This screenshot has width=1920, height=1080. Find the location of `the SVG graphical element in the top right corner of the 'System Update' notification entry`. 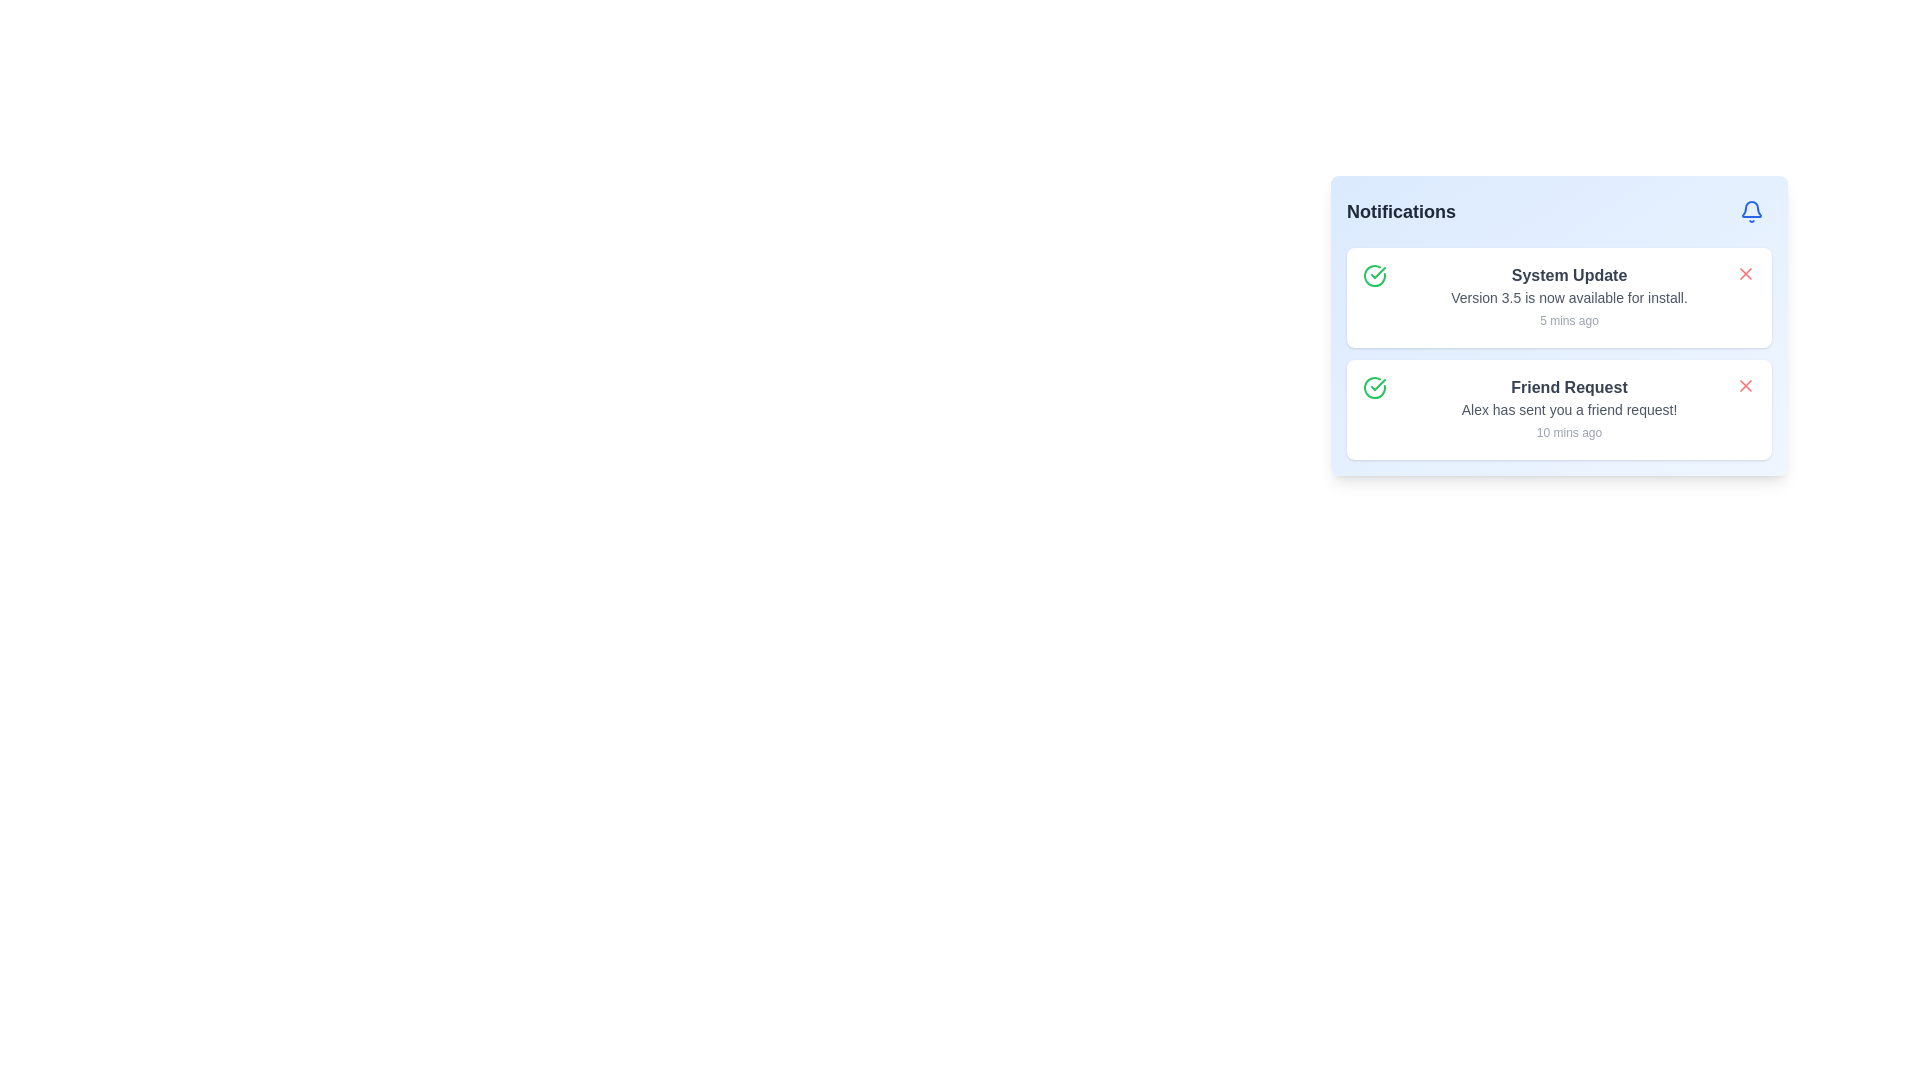

the SVG graphical element in the top right corner of the 'System Update' notification entry is located at coordinates (1745, 273).